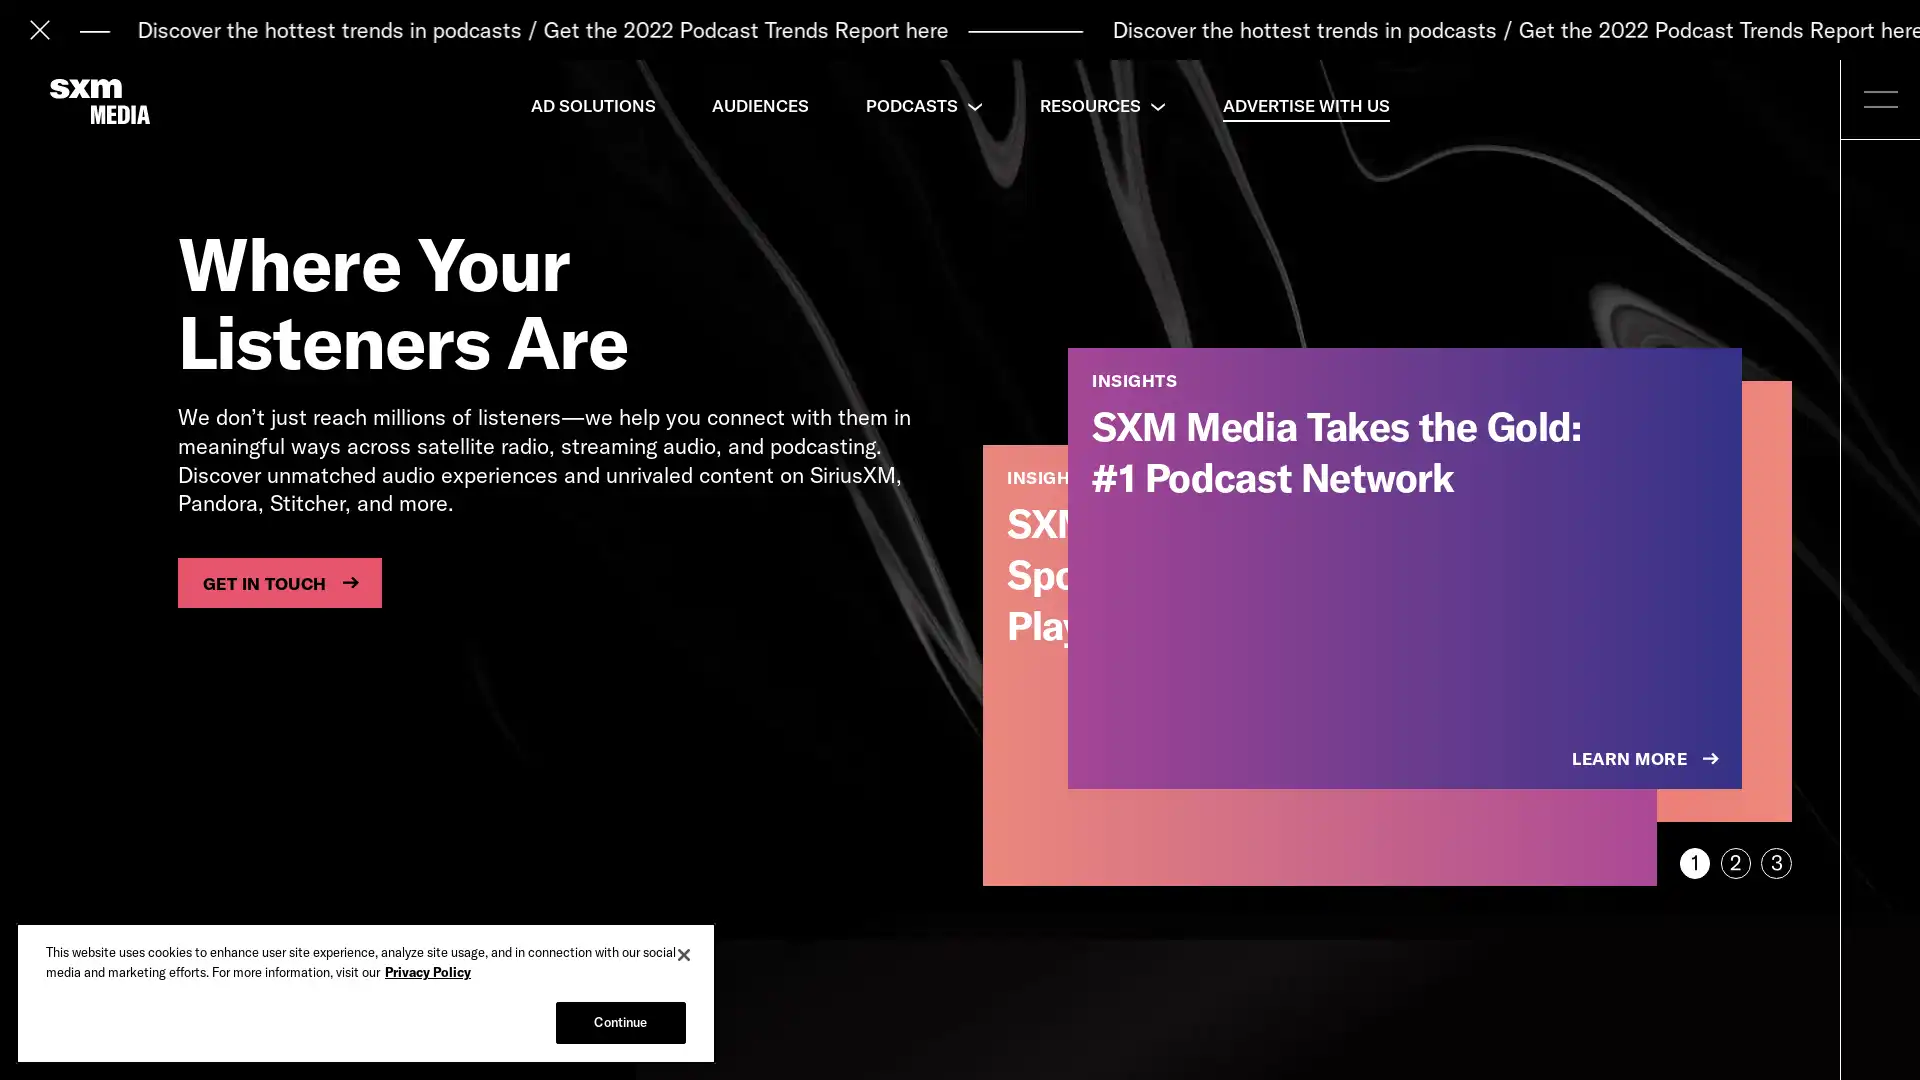 Image resolution: width=1920 pixels, height=1080 pixels. What do you see at coordinates (1776, 862) in the screenshot?
I see `3` at bounding box center [1776, 862].